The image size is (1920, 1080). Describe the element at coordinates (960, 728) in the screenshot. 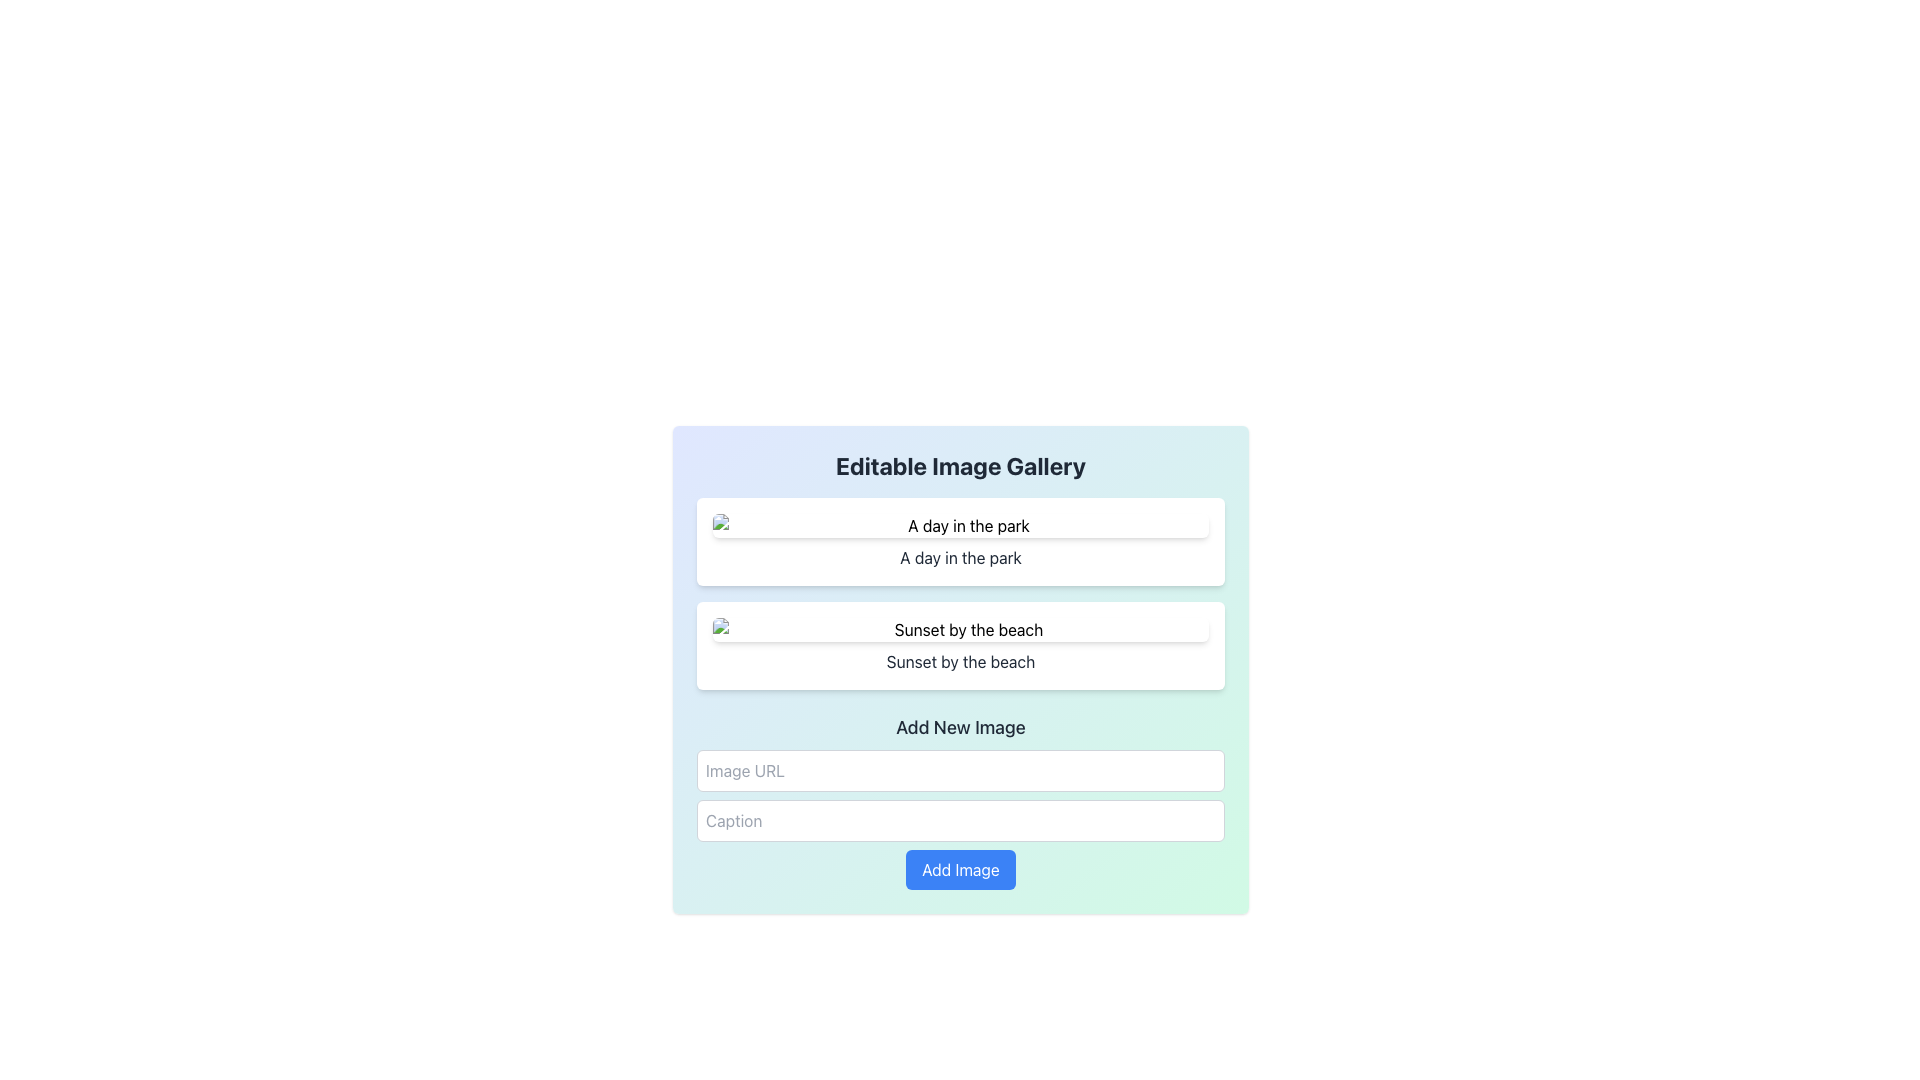

I see `the text label that reads 'Add New Image', which is styled with a large, bold font and medium gray color, positioned above the 'Image URL' and 'Caption' text fields` at that location.